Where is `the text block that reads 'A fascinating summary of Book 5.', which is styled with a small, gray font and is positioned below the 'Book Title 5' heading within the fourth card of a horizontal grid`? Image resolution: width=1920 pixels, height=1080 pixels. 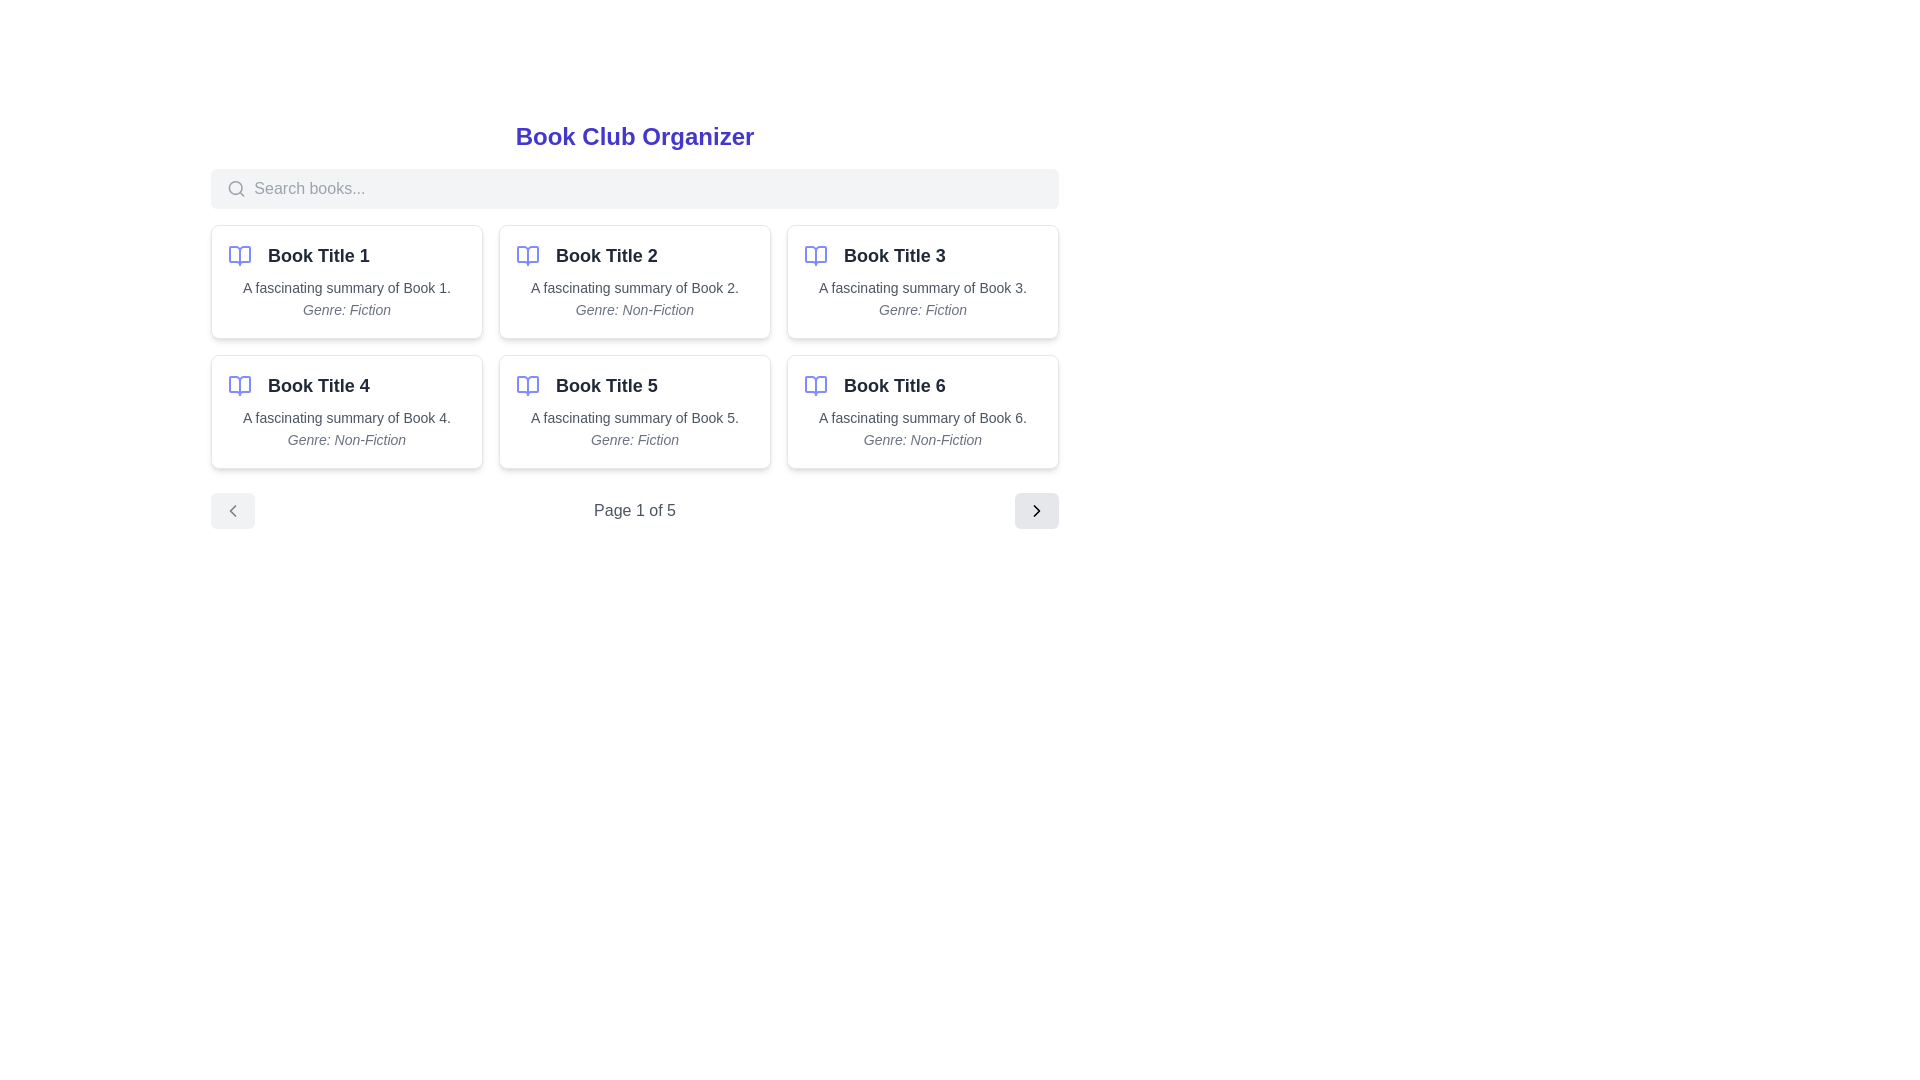 the text block that reads 'A fascinating summary of Book 5.', which is styled with a small, gray font and is positioned below the 'Book Title 5' heading within the fourth card of a horizontal grid is located at coordinates (633, 416).